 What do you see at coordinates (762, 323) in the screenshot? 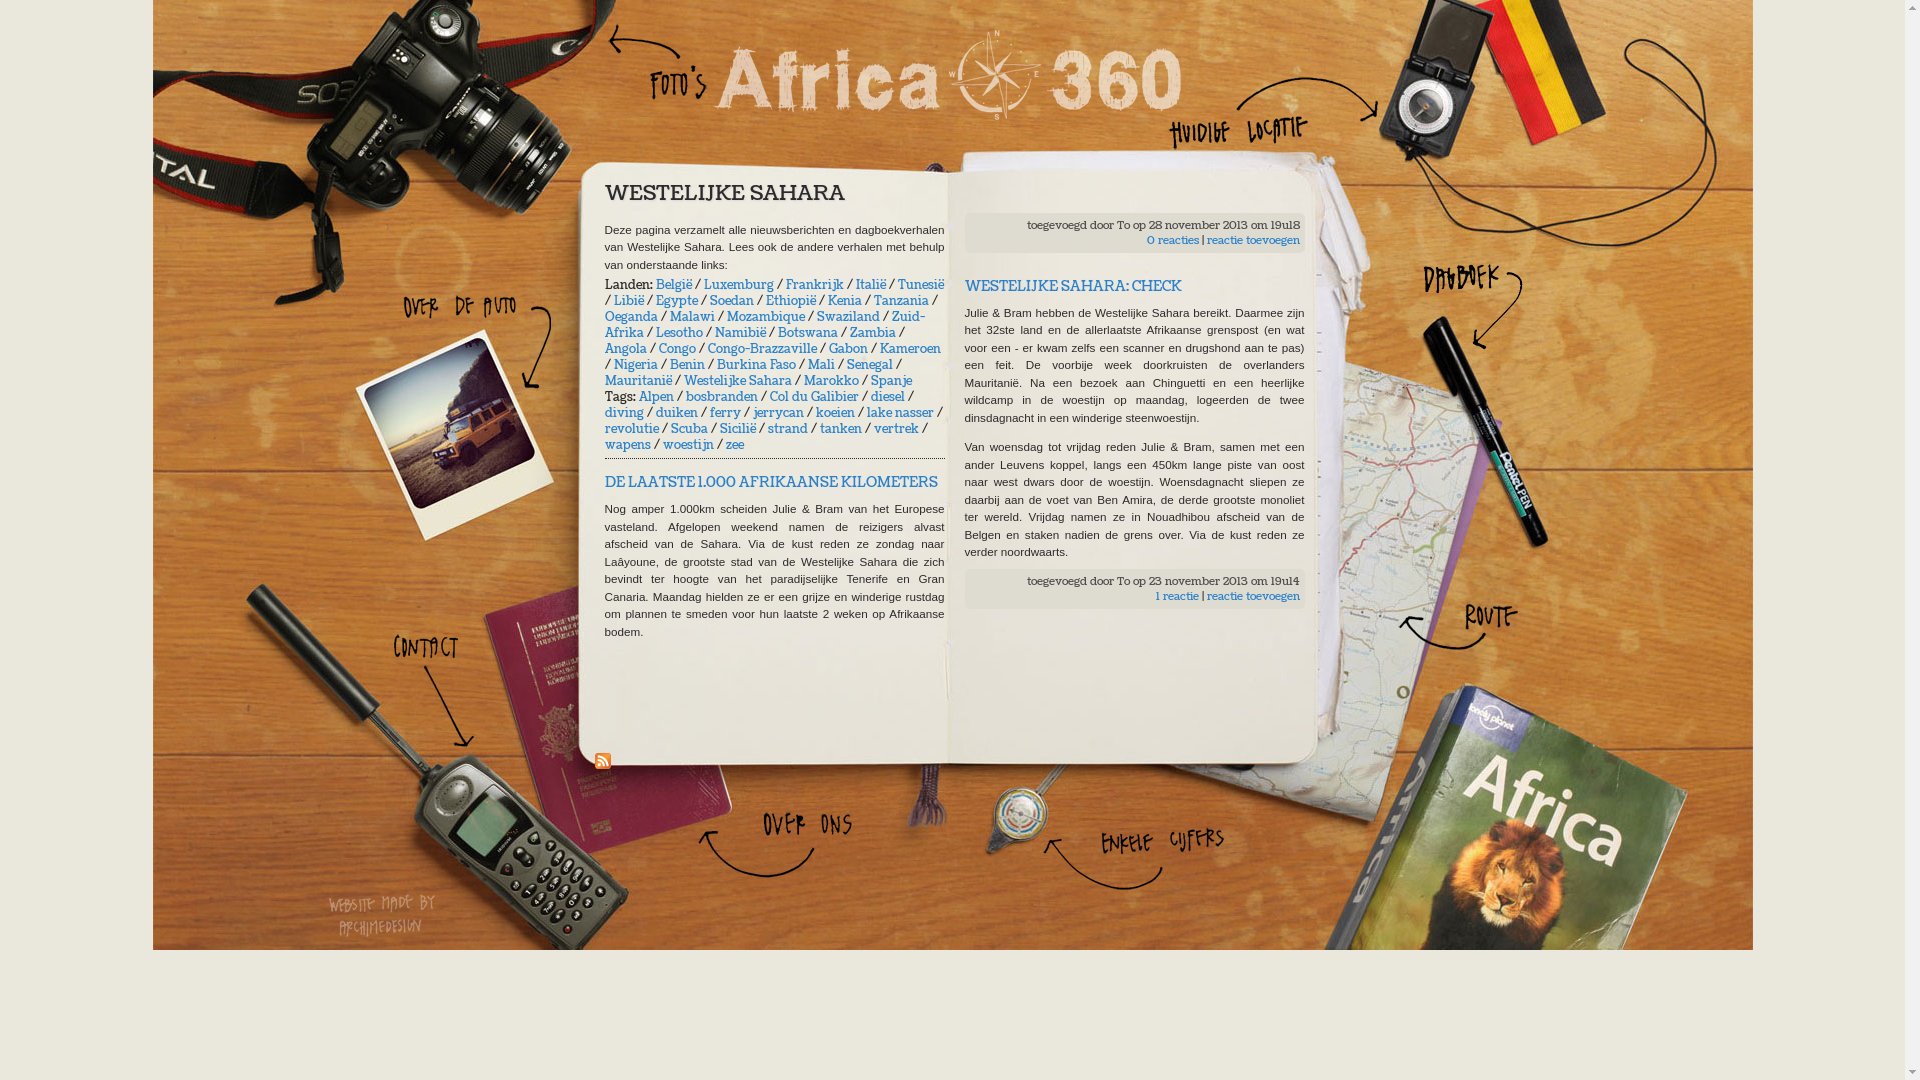
I see `'Zuid-Afrika'` at bounding box center [762, 323].